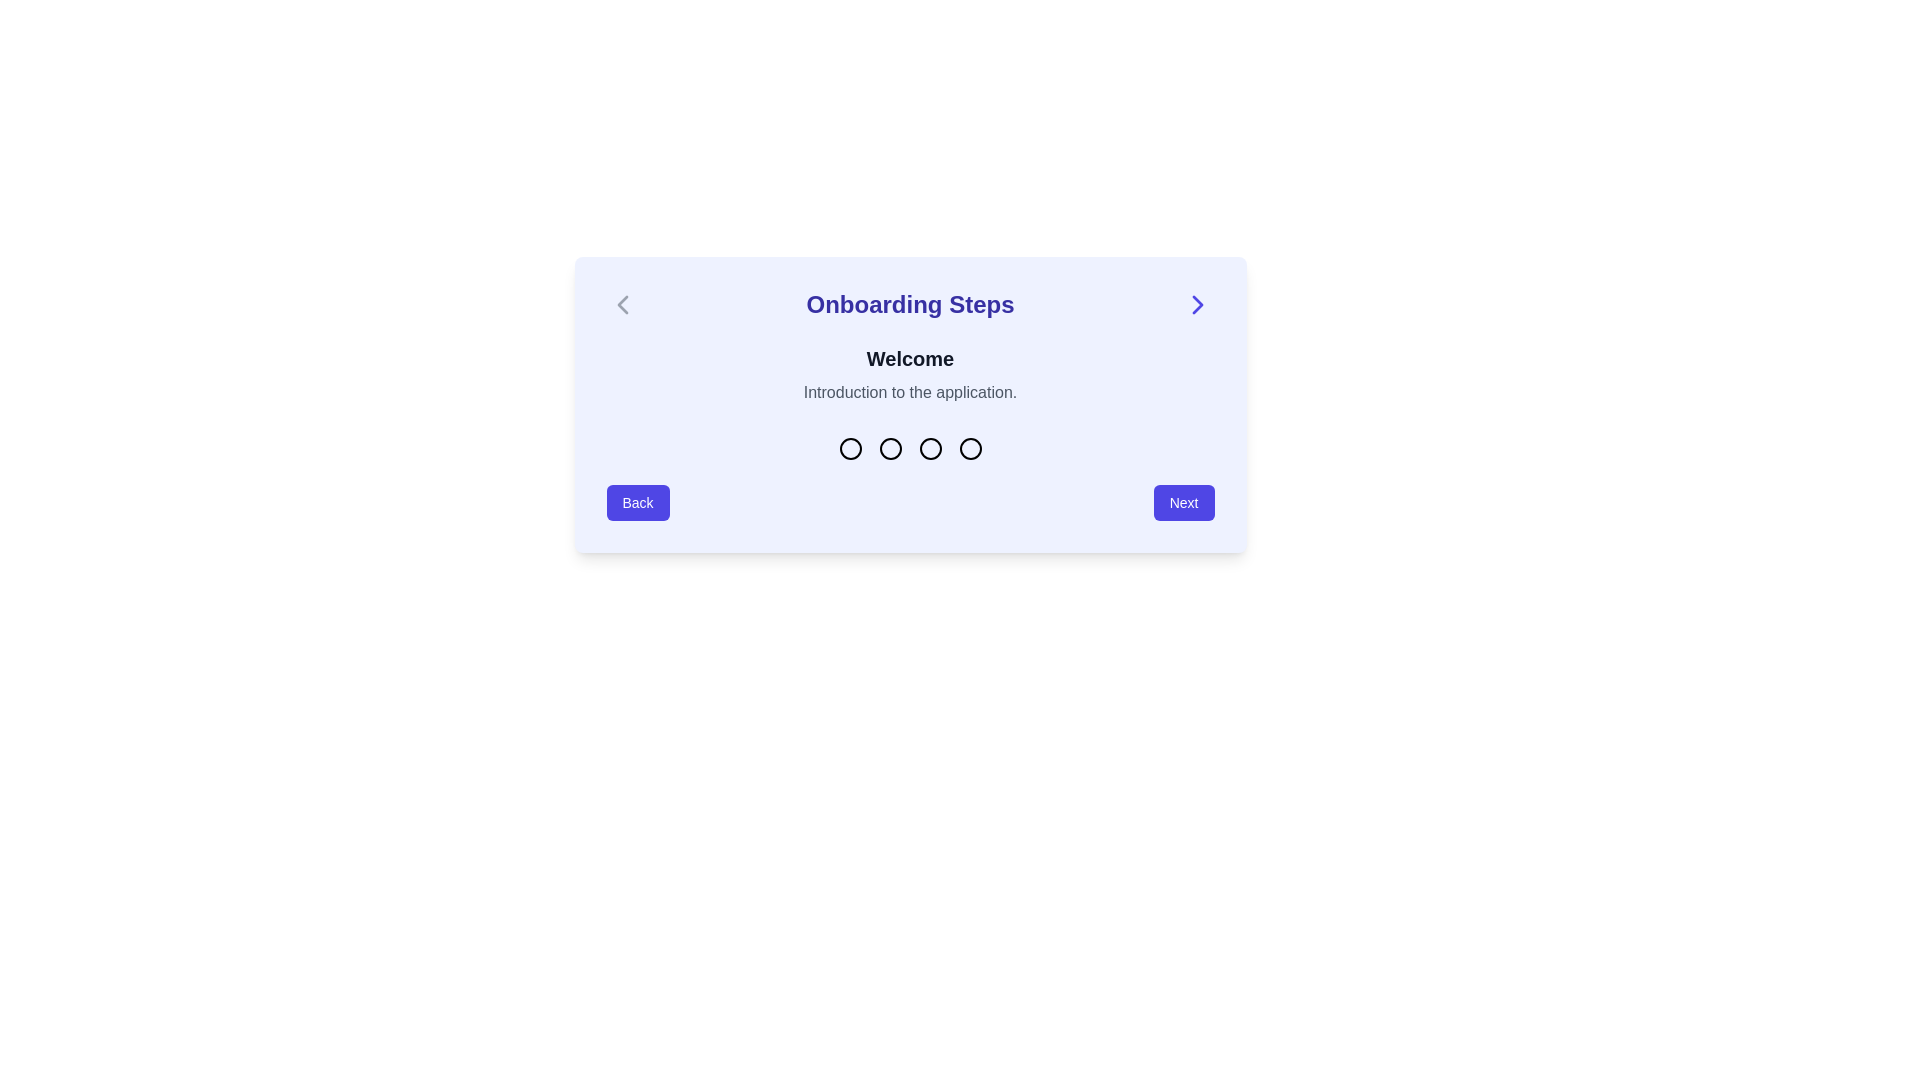  What do you see at coordinates (909, 447) in the screenshot?
I see `the Step progression indicator located at the bottom-center of the 'Onboarding Steps' card` at bounding box center [909, 447].